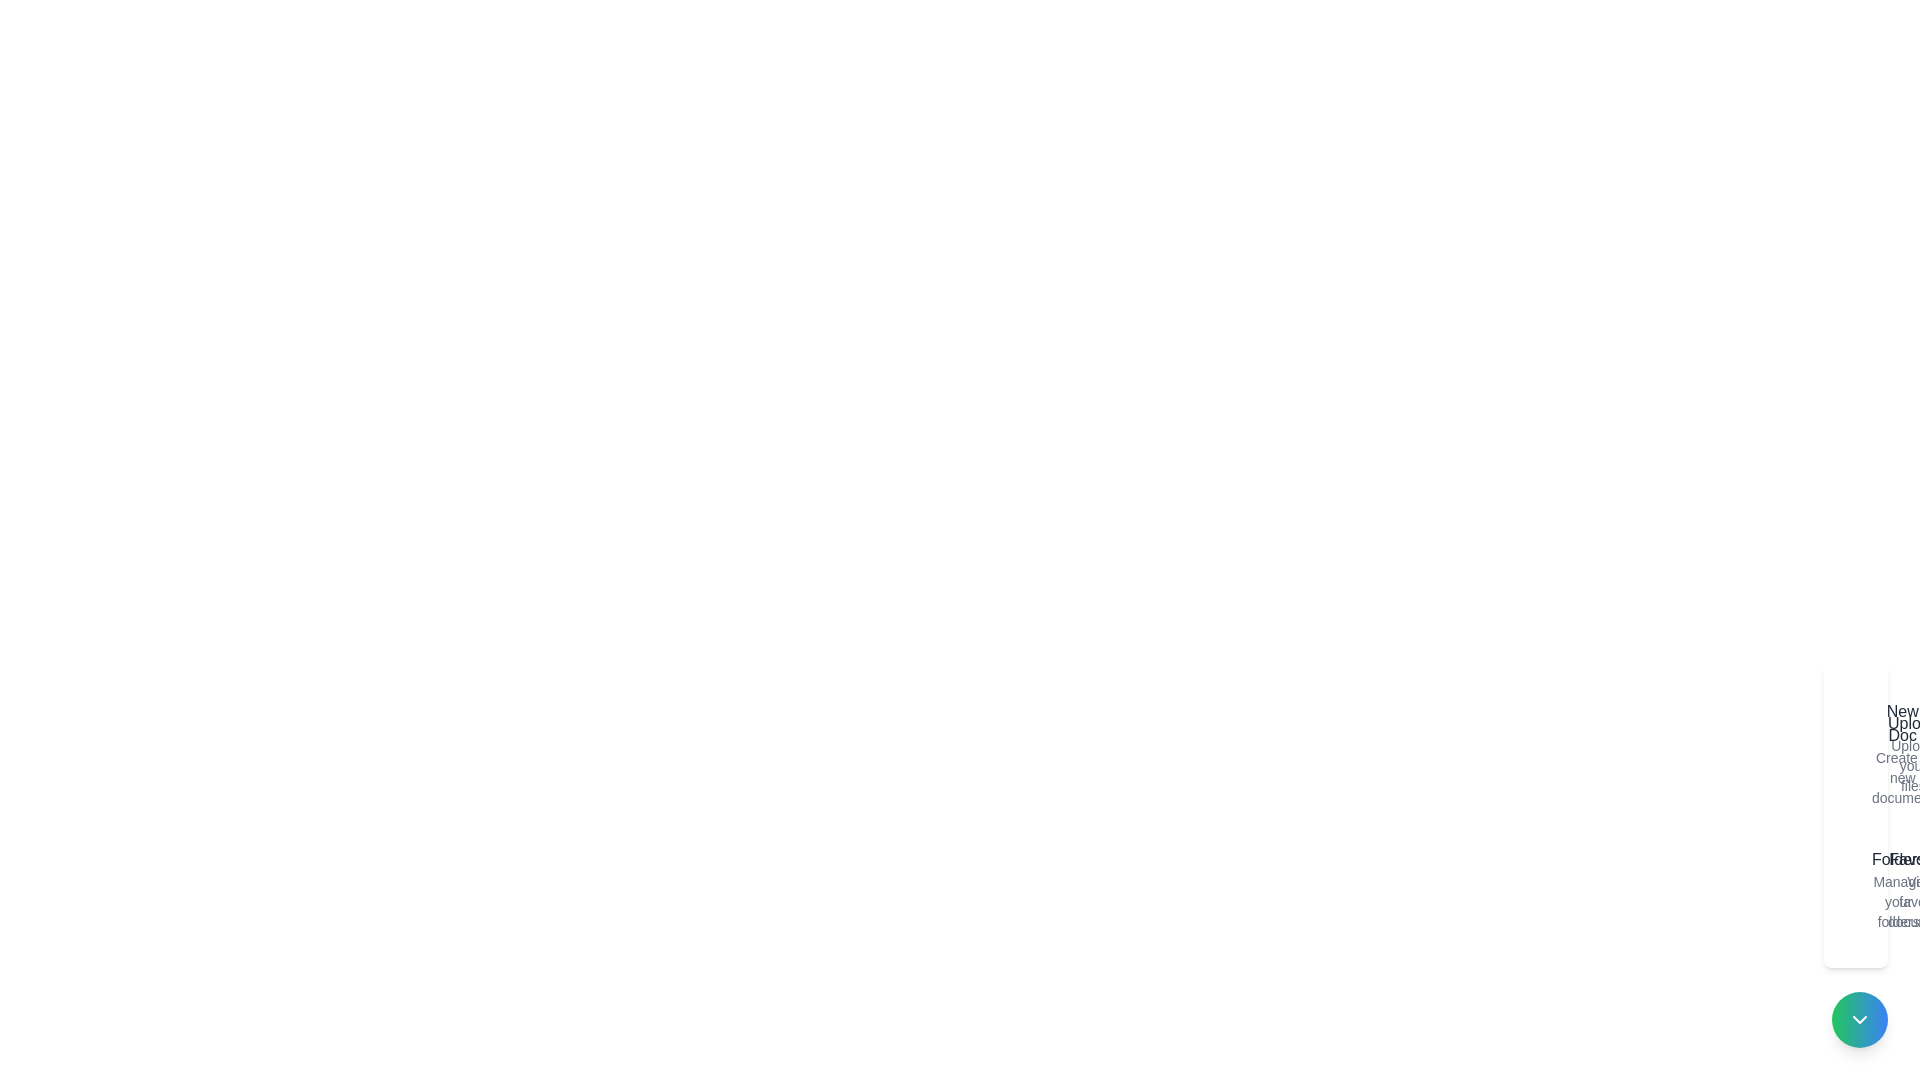  What do you see at coordinates (1875, 889) in the screenshot?
I see `the 'Favorites' option in the menu` at bounding box center [1875, 889].